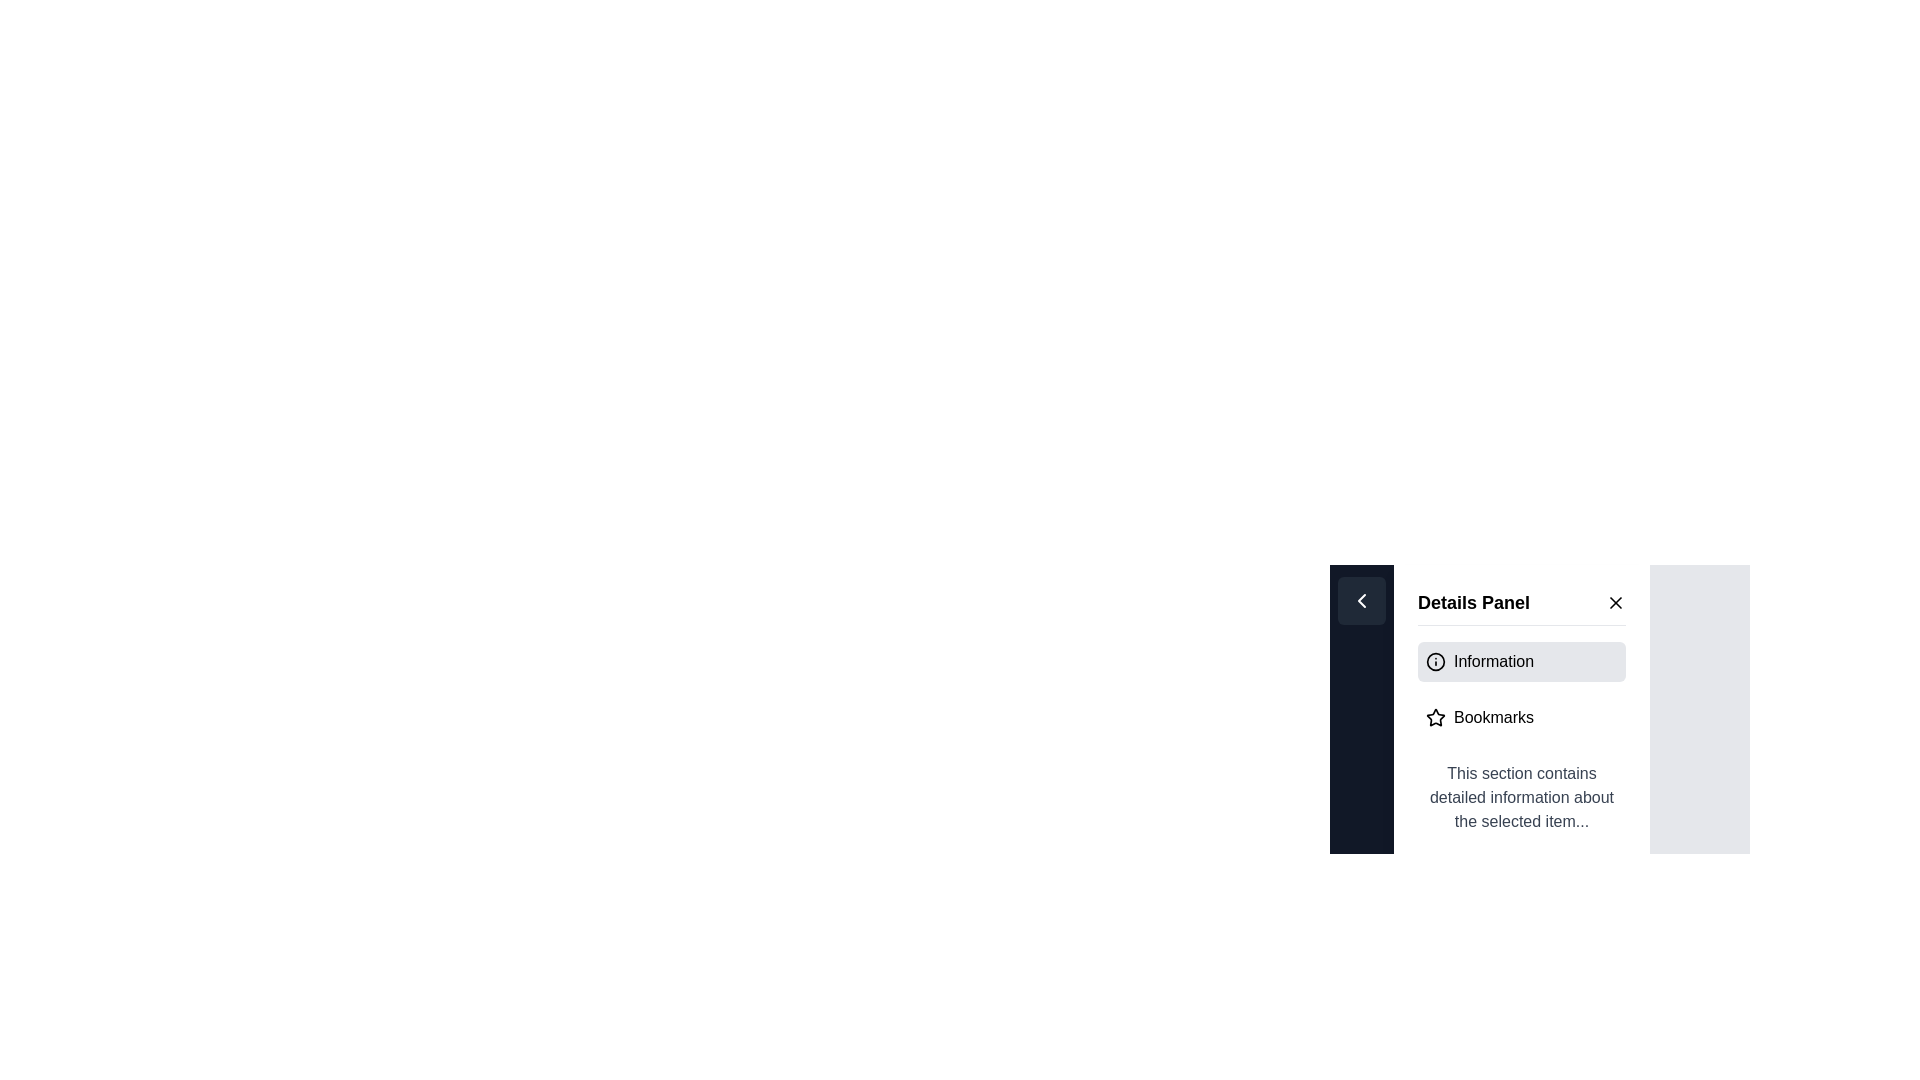 The image size is (1920, 1080). I want to click on the left-pointing chevron icon button with a white stroke on a dark blue circular background, located at the top-left corner of the right-side panel, so click(1361, 600).